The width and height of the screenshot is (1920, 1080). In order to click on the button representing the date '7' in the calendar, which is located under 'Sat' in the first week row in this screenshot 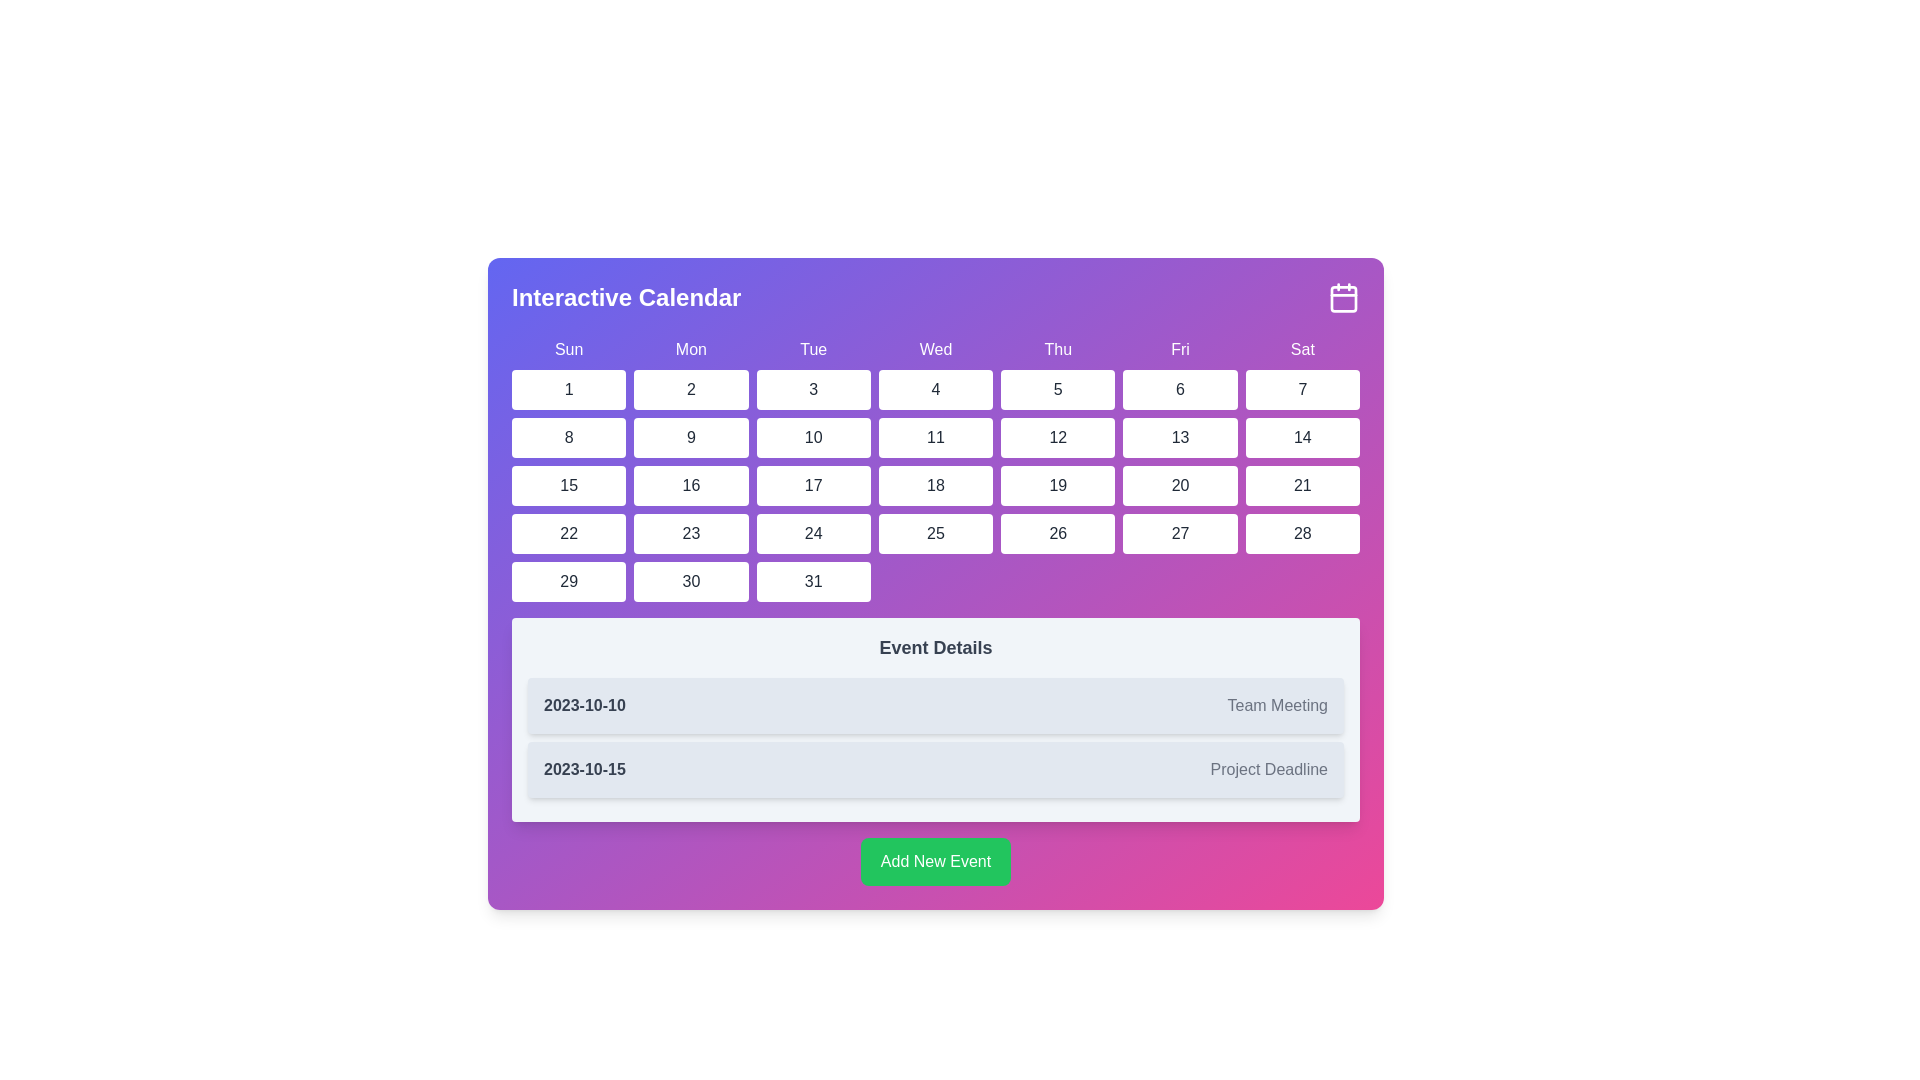, I will do `click(1302, 389)`.